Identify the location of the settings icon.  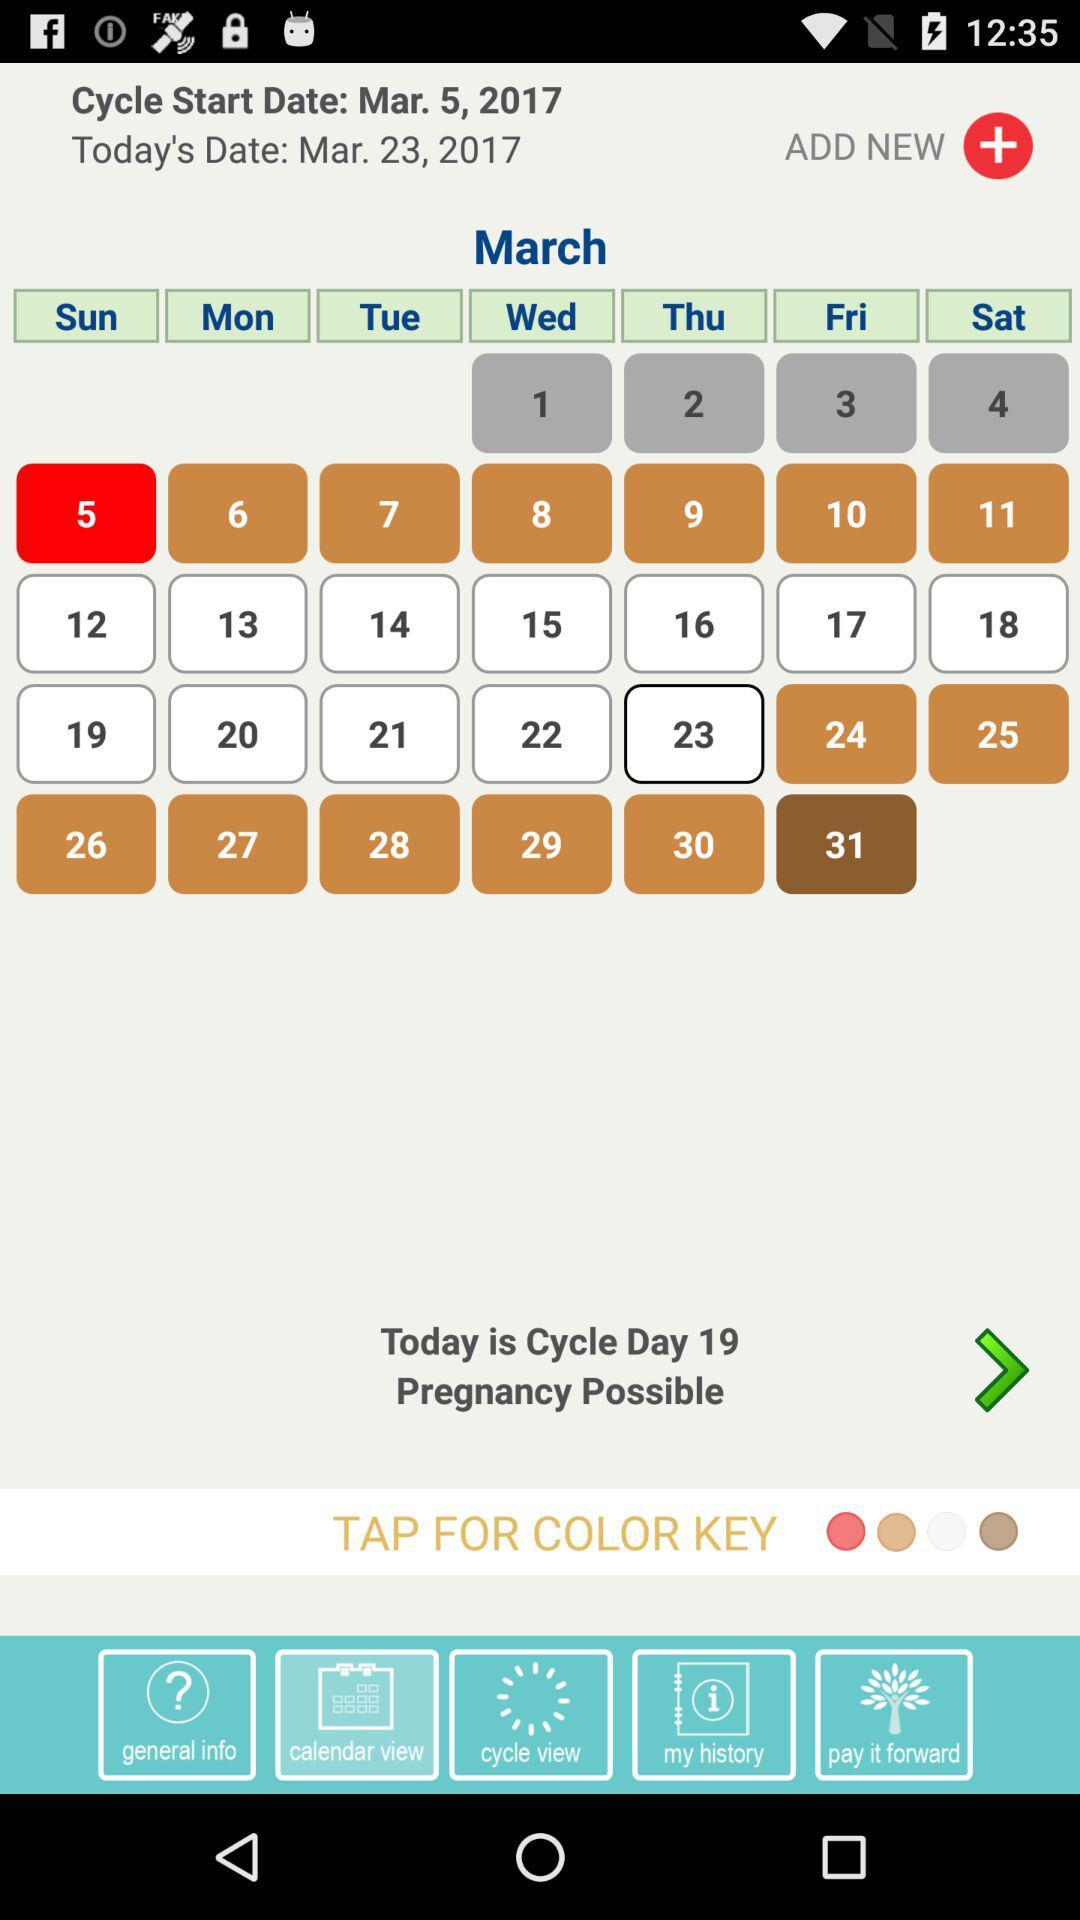
(530, 1835).